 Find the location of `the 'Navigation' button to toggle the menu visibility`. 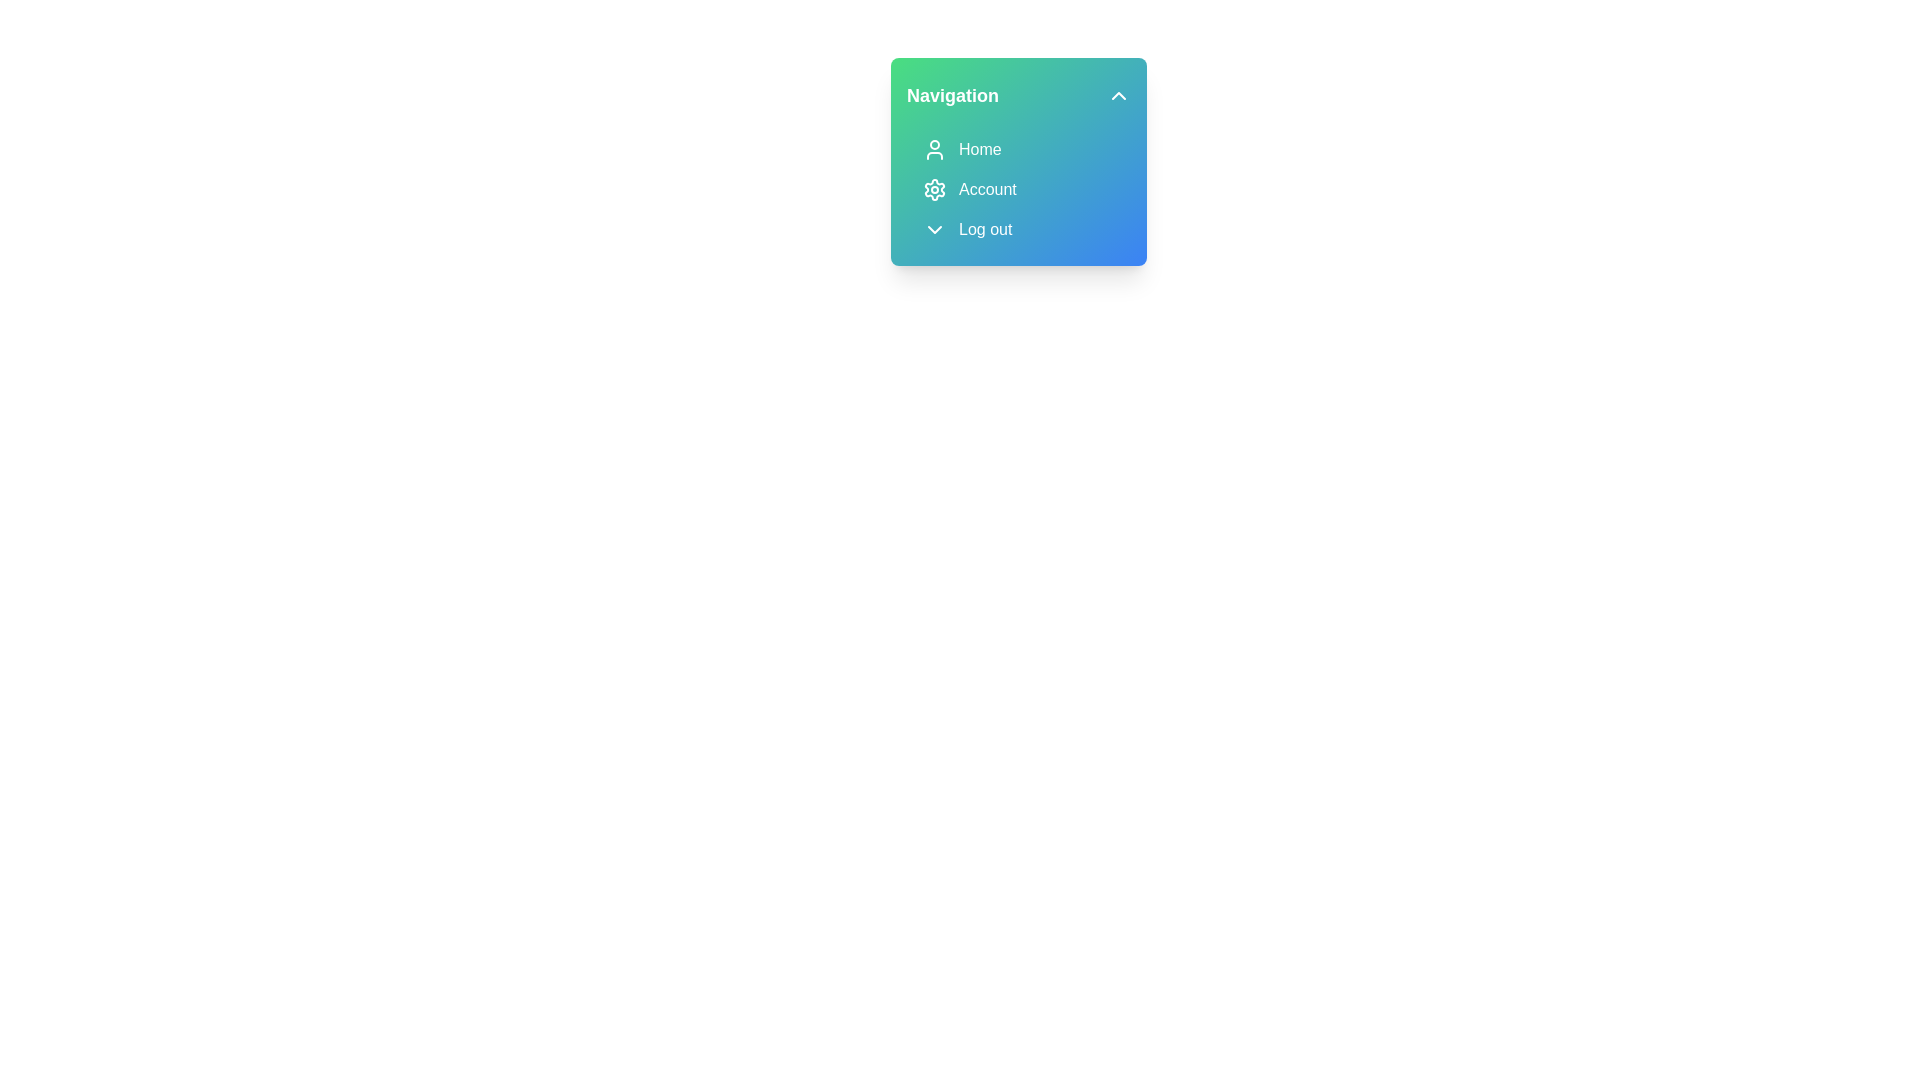

the 'Navigation' button to toggle the menu visibility is located at coordinates (1018, 96).